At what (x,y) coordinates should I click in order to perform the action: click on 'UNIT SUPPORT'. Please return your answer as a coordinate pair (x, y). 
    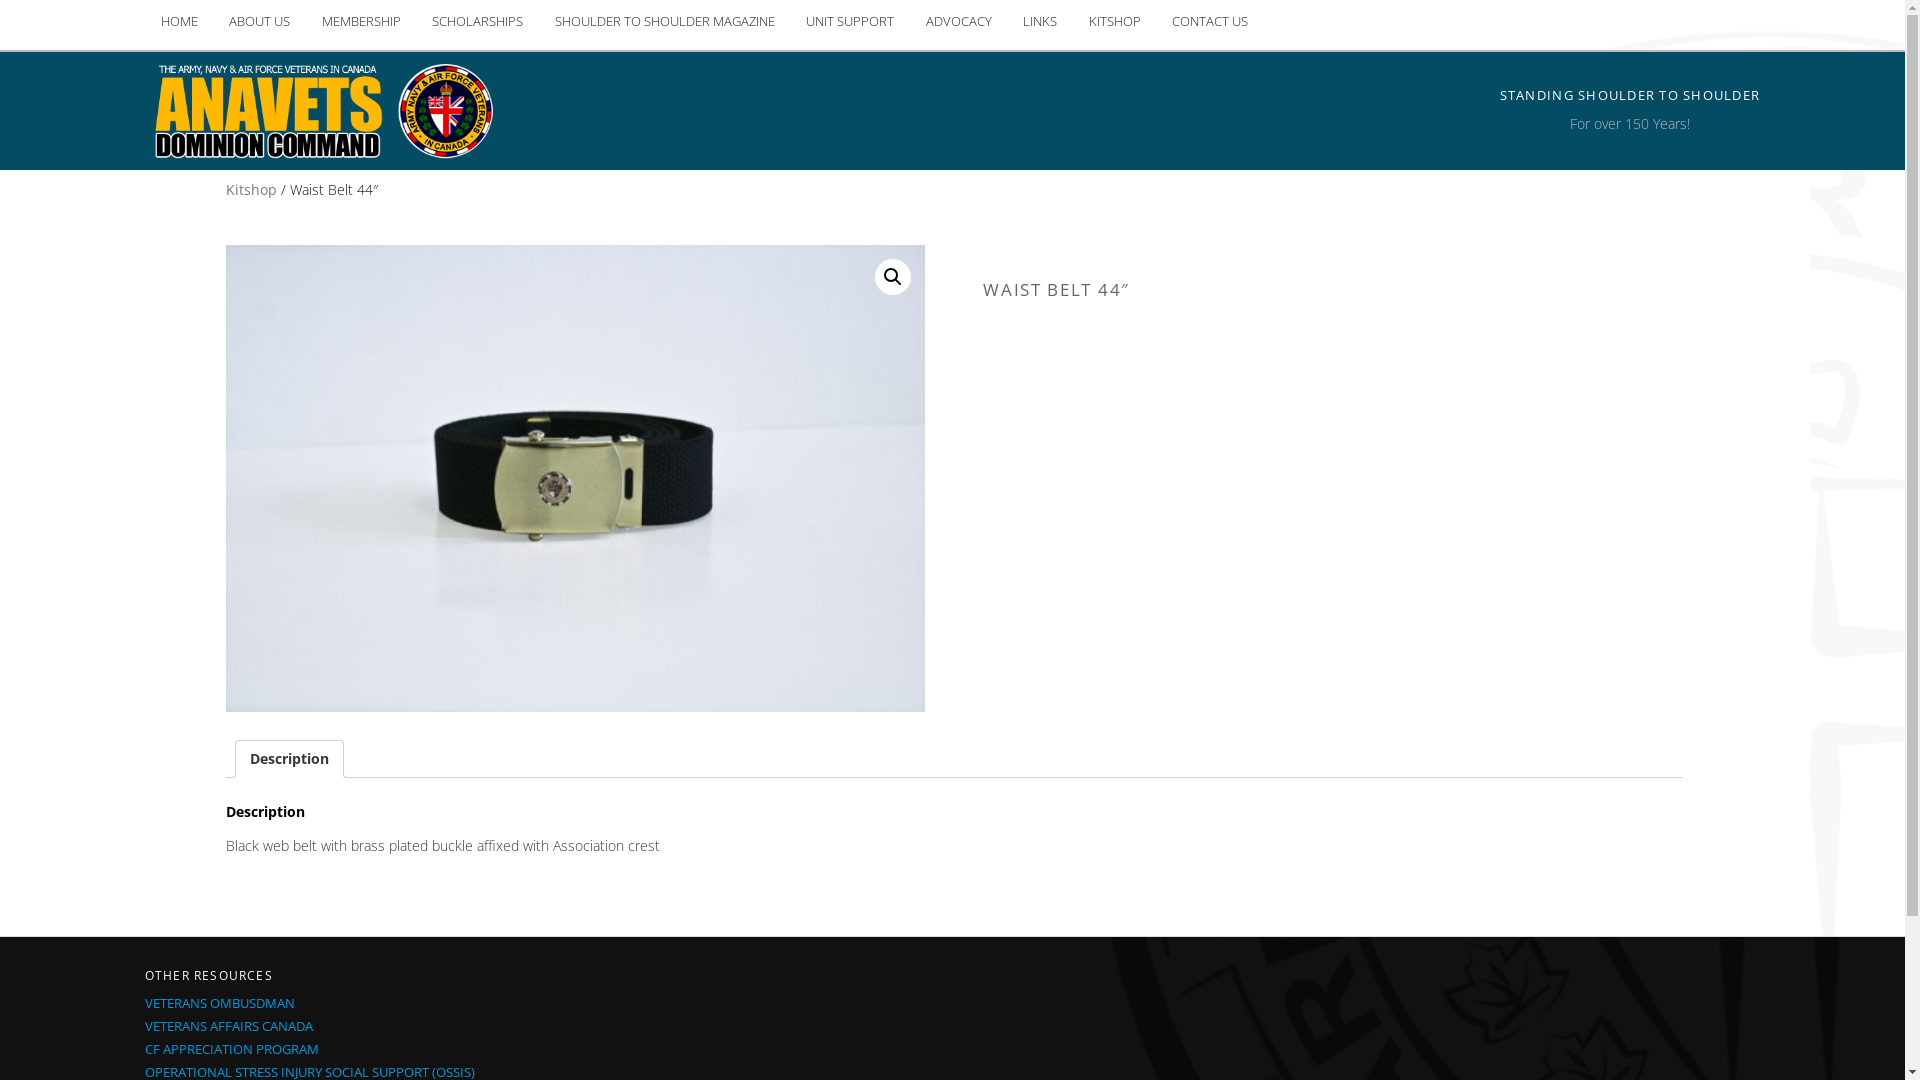
    Looking at the image, I should click on (849, 21).